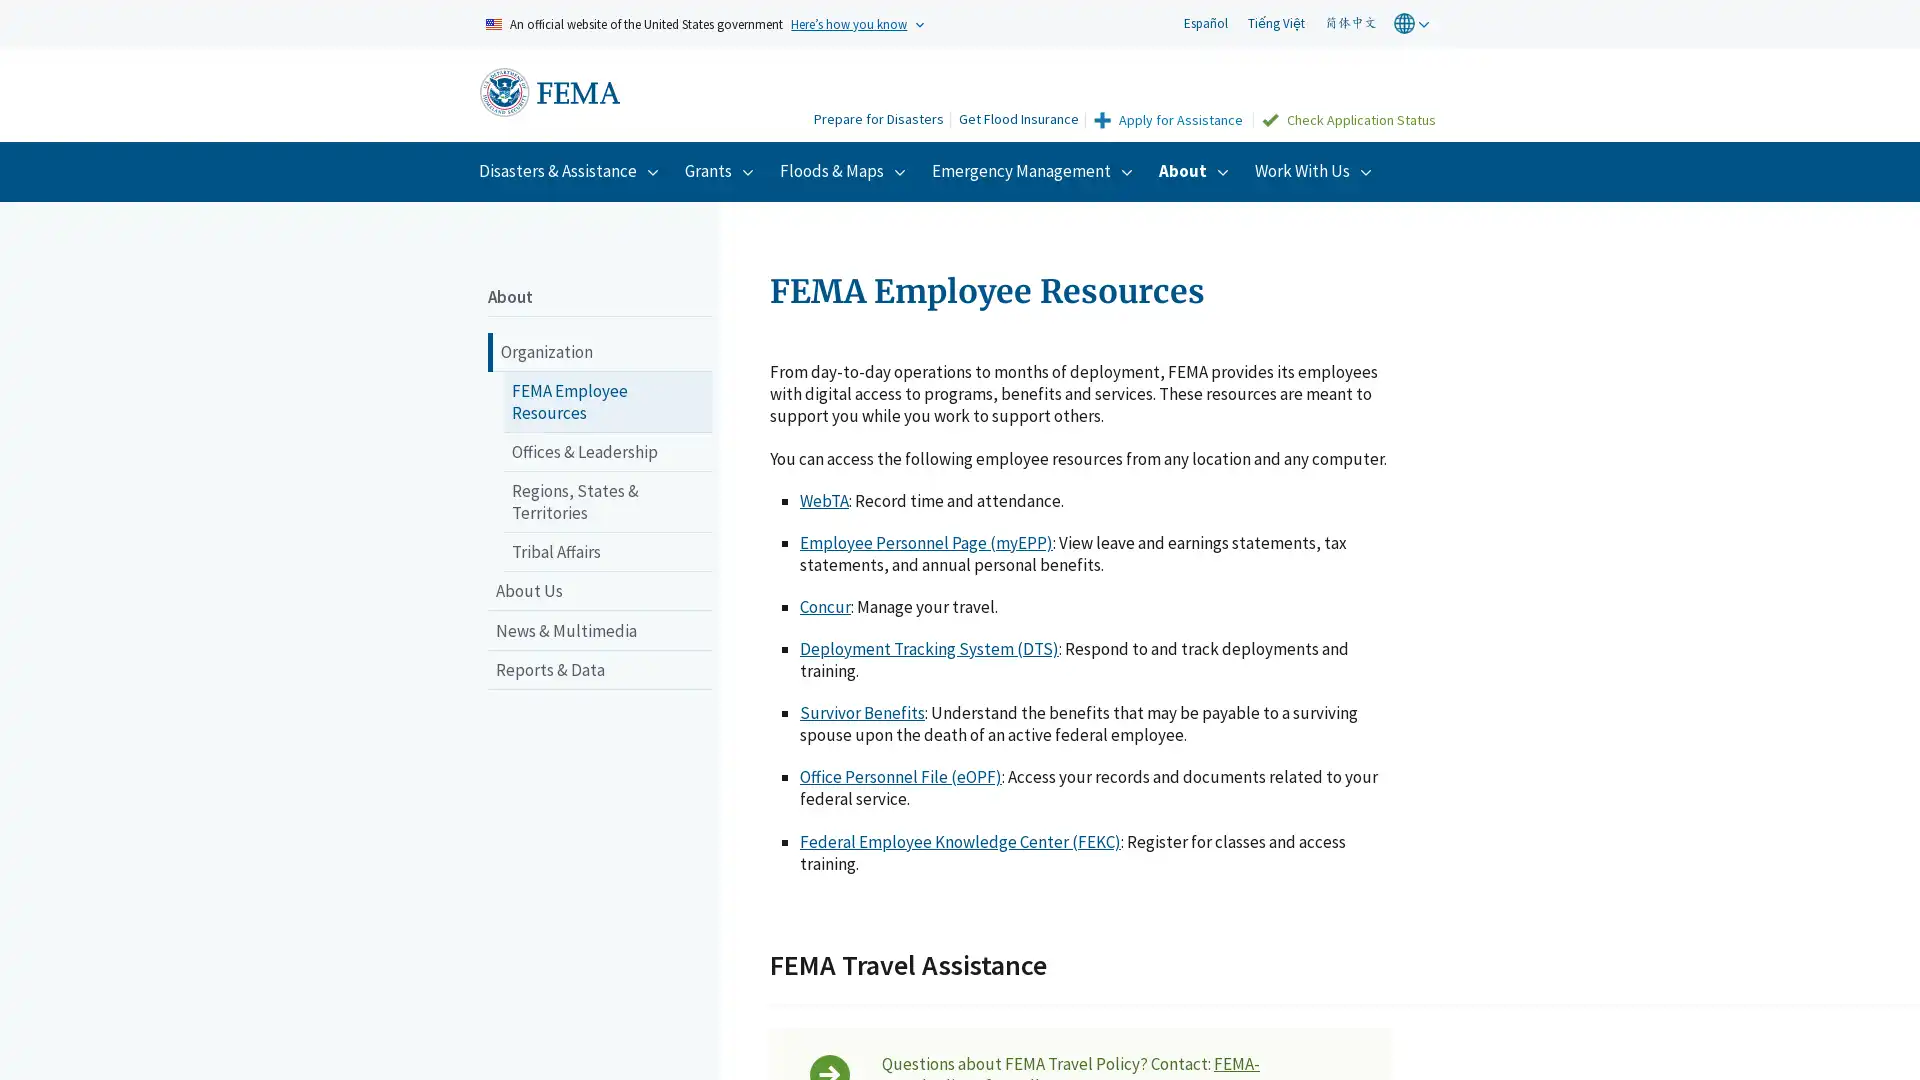  Describe the element at coordinates (1035, 169) in the screenshot. I see `Emergency Management` at that location.